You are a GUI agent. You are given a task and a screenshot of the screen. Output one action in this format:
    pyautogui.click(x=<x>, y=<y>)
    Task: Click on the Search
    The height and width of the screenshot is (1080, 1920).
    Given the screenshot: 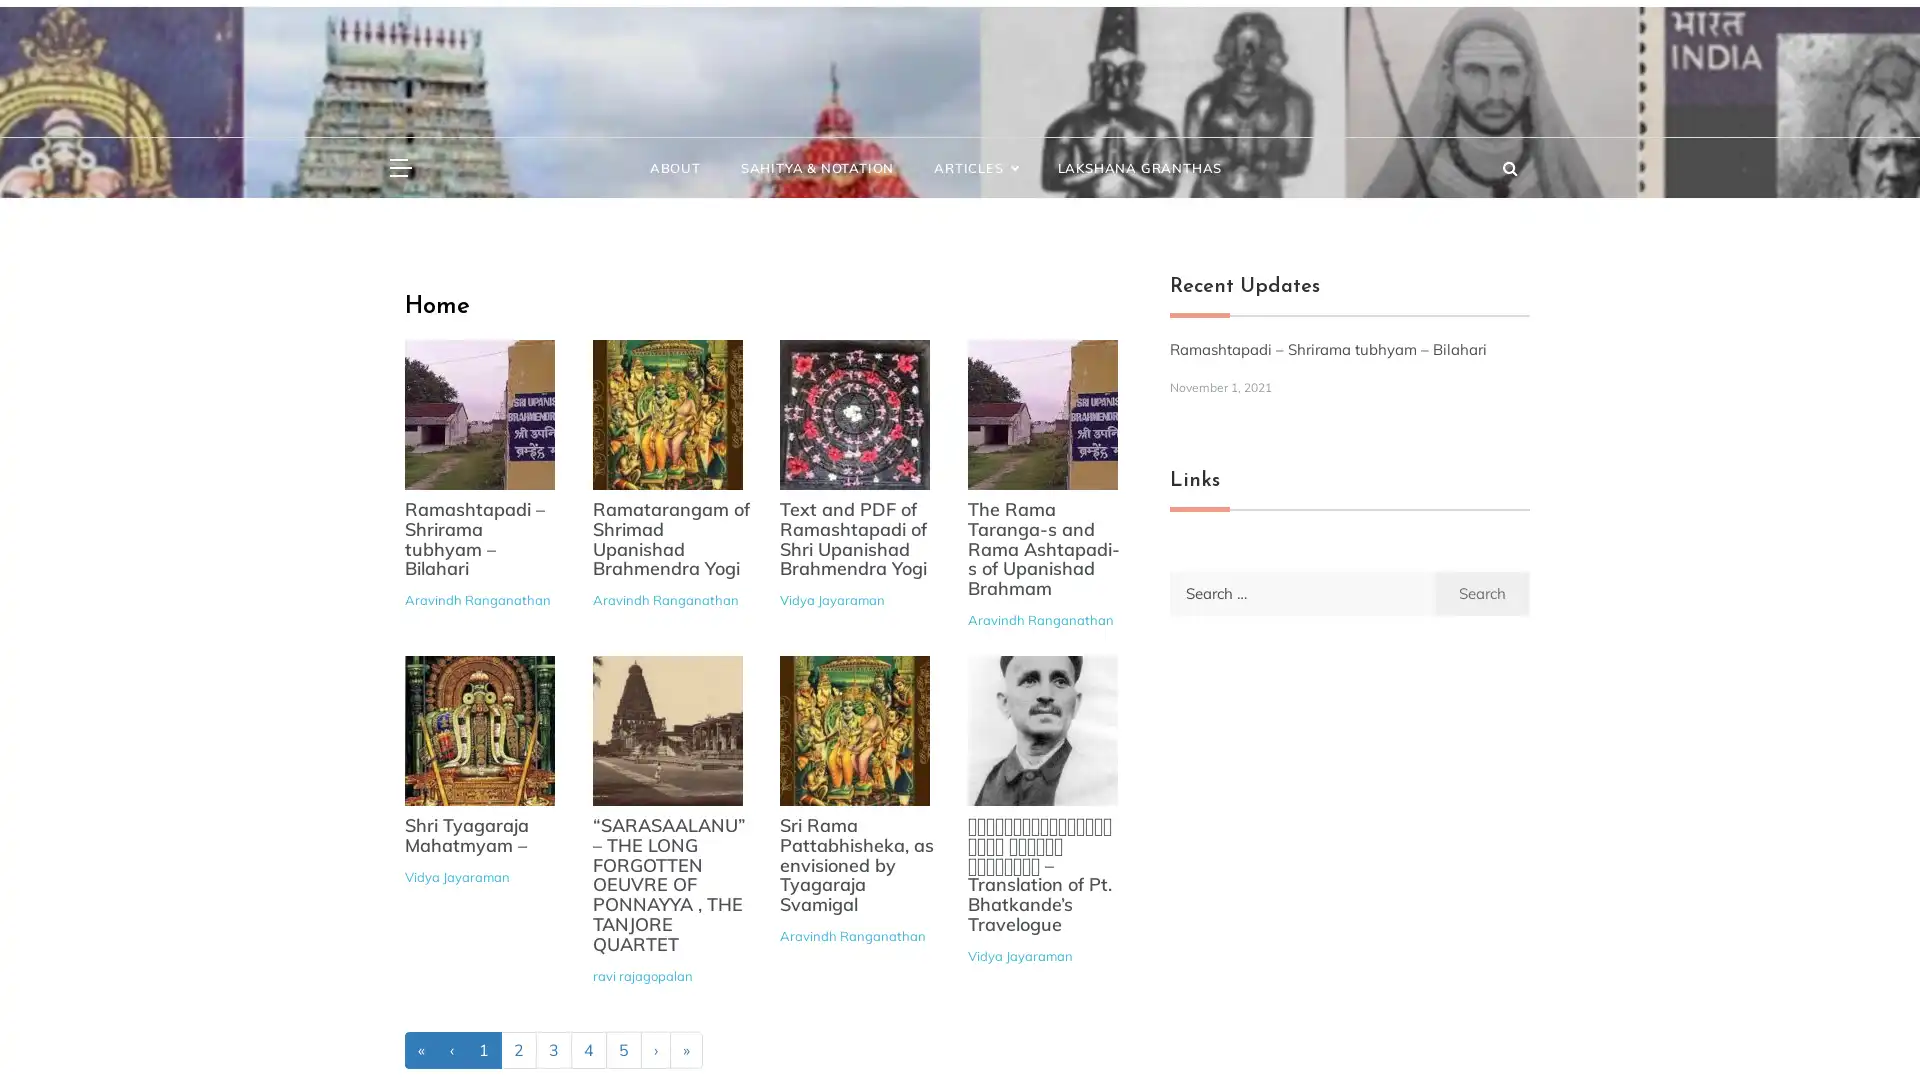 What is the action you would take?
    pyautogui.click(x=1482, y=591)
    